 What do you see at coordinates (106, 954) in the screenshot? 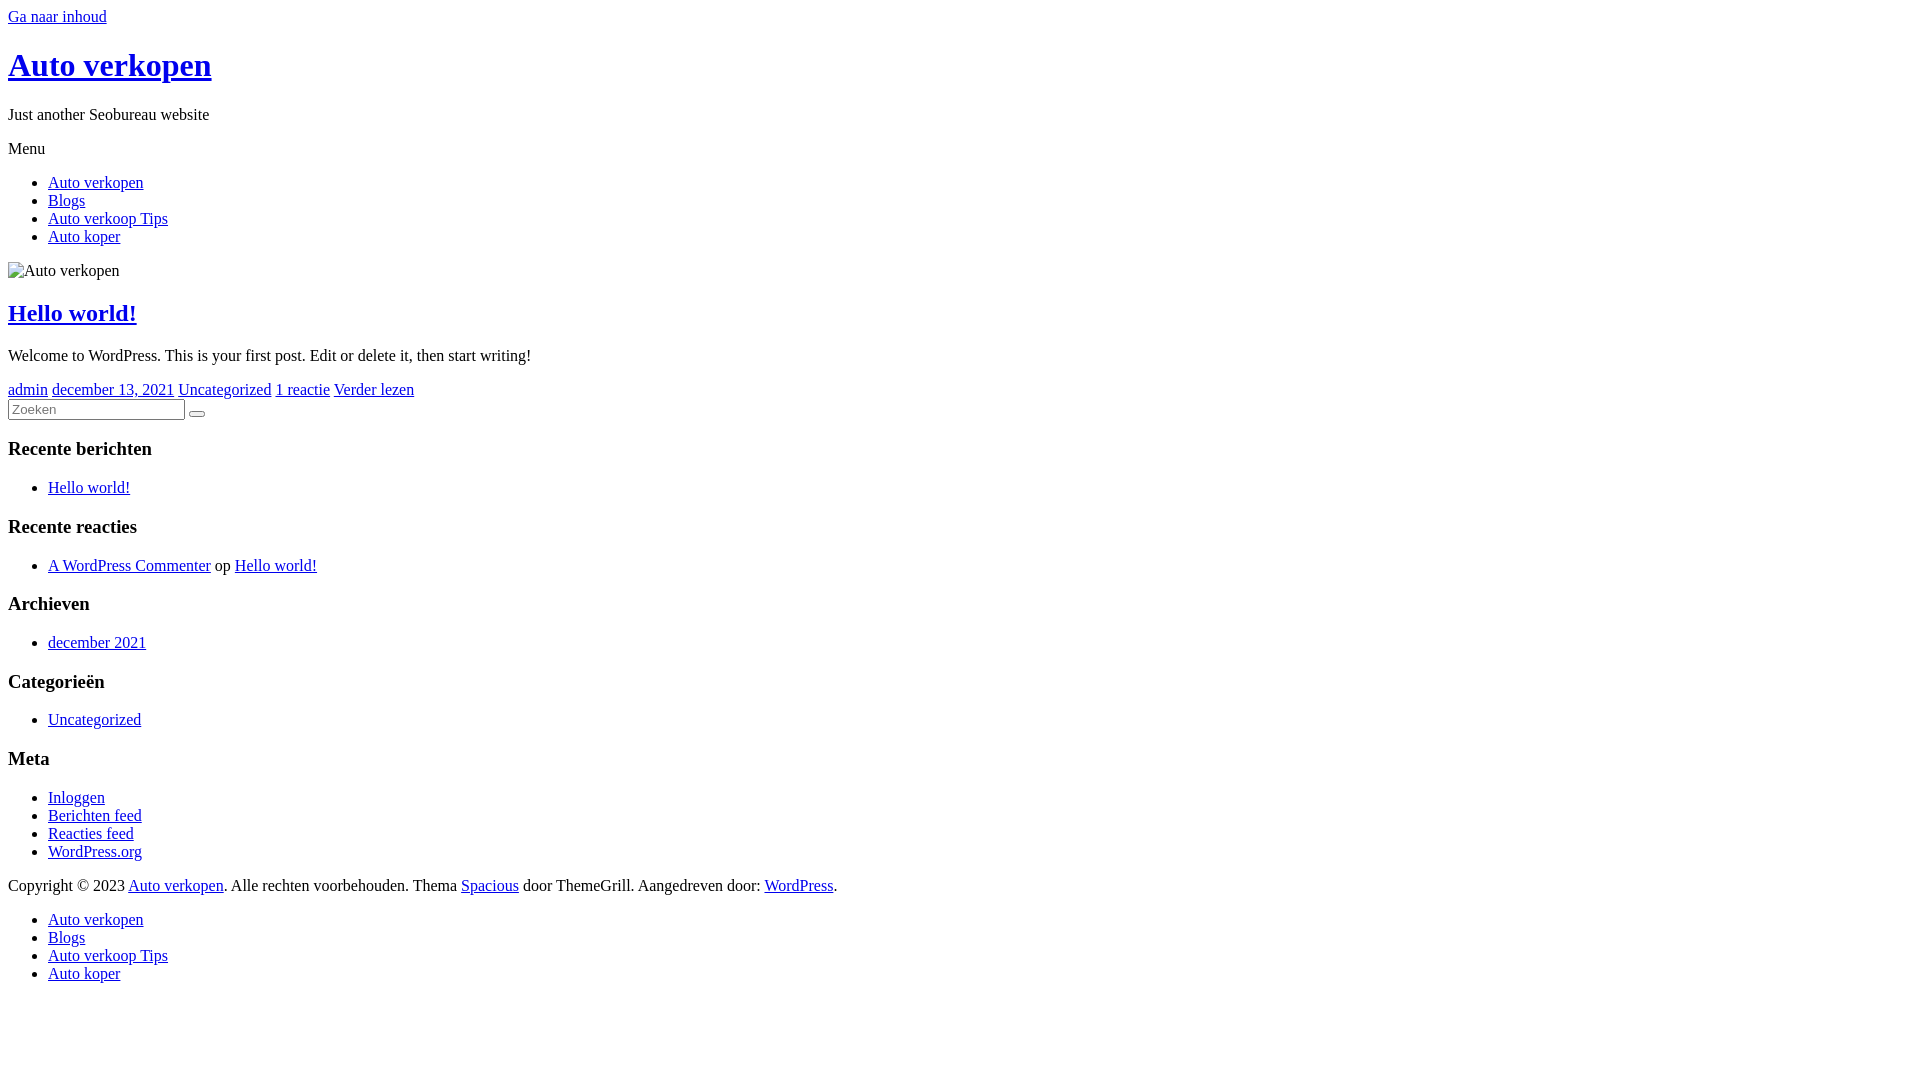
I see `'Auto verkoop Tips'` at bounding box center [106, 954].